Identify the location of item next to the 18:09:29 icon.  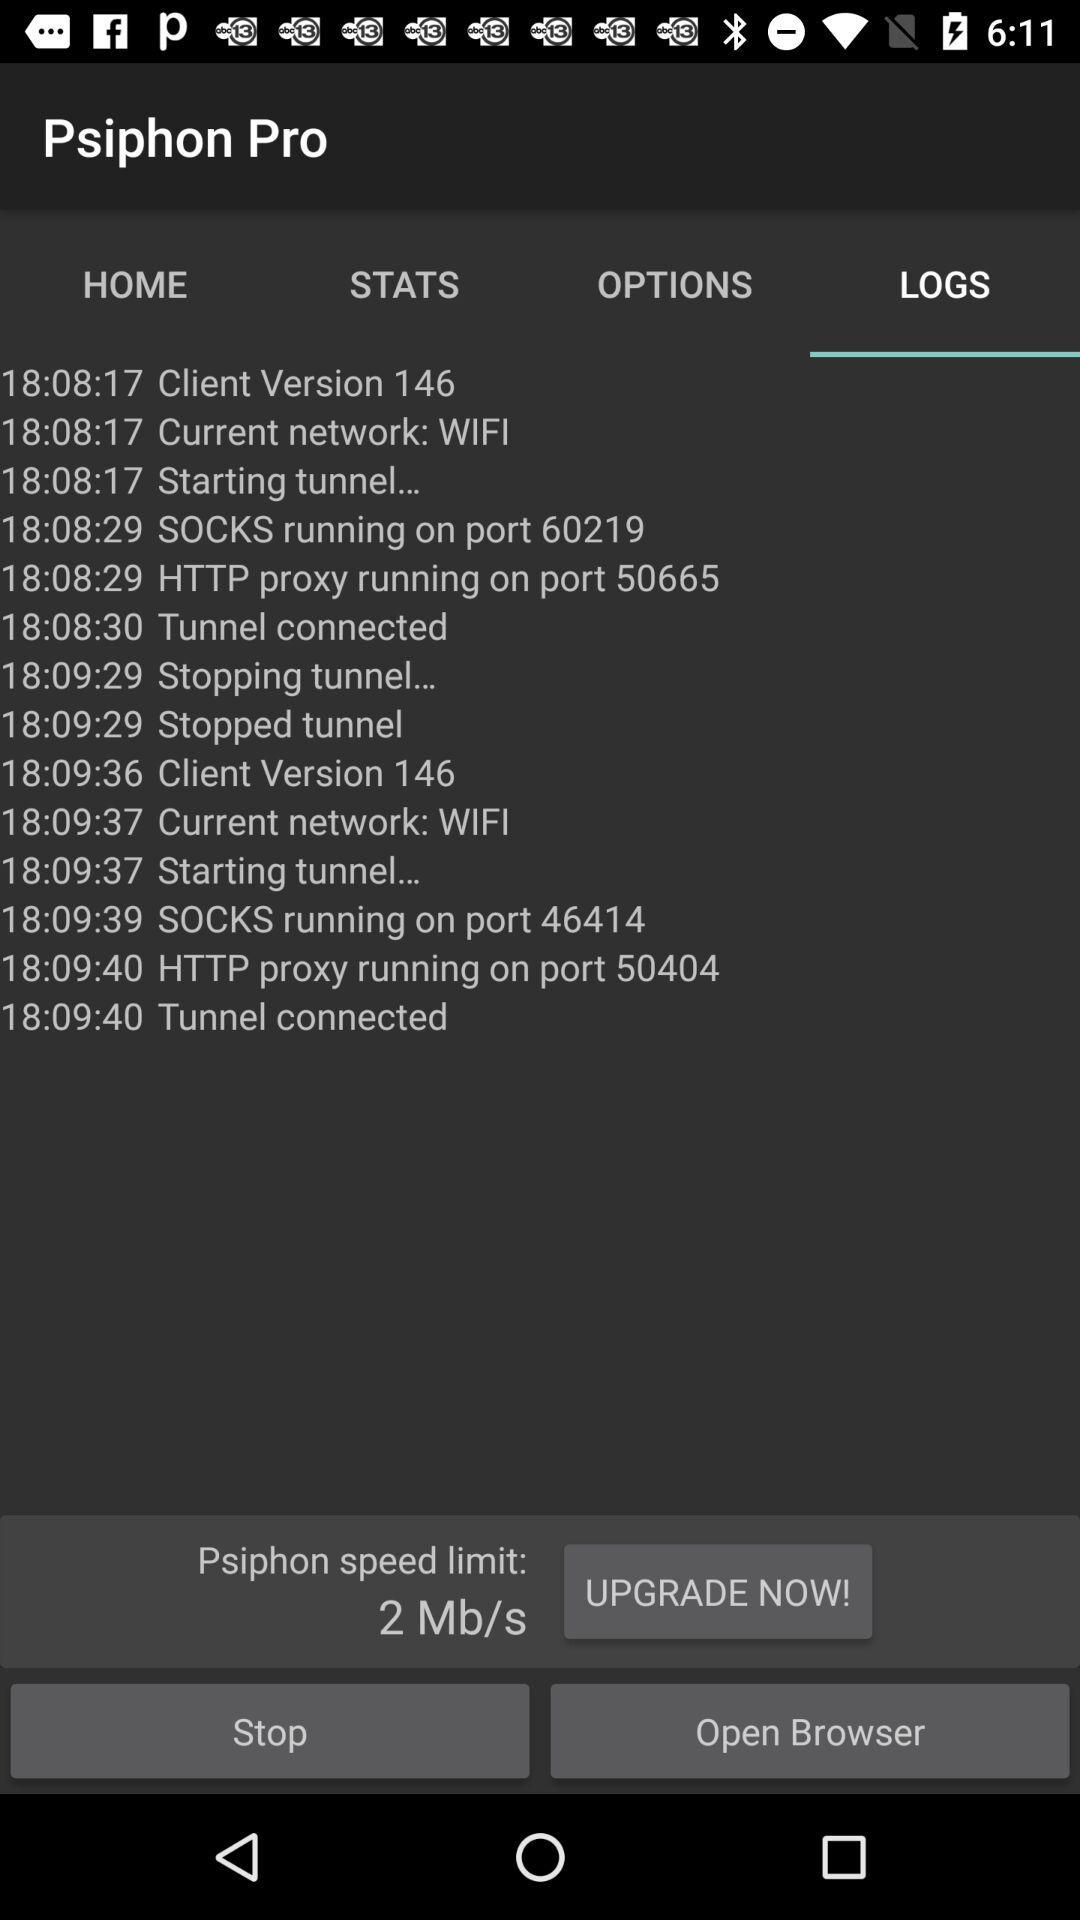
(280, 722).